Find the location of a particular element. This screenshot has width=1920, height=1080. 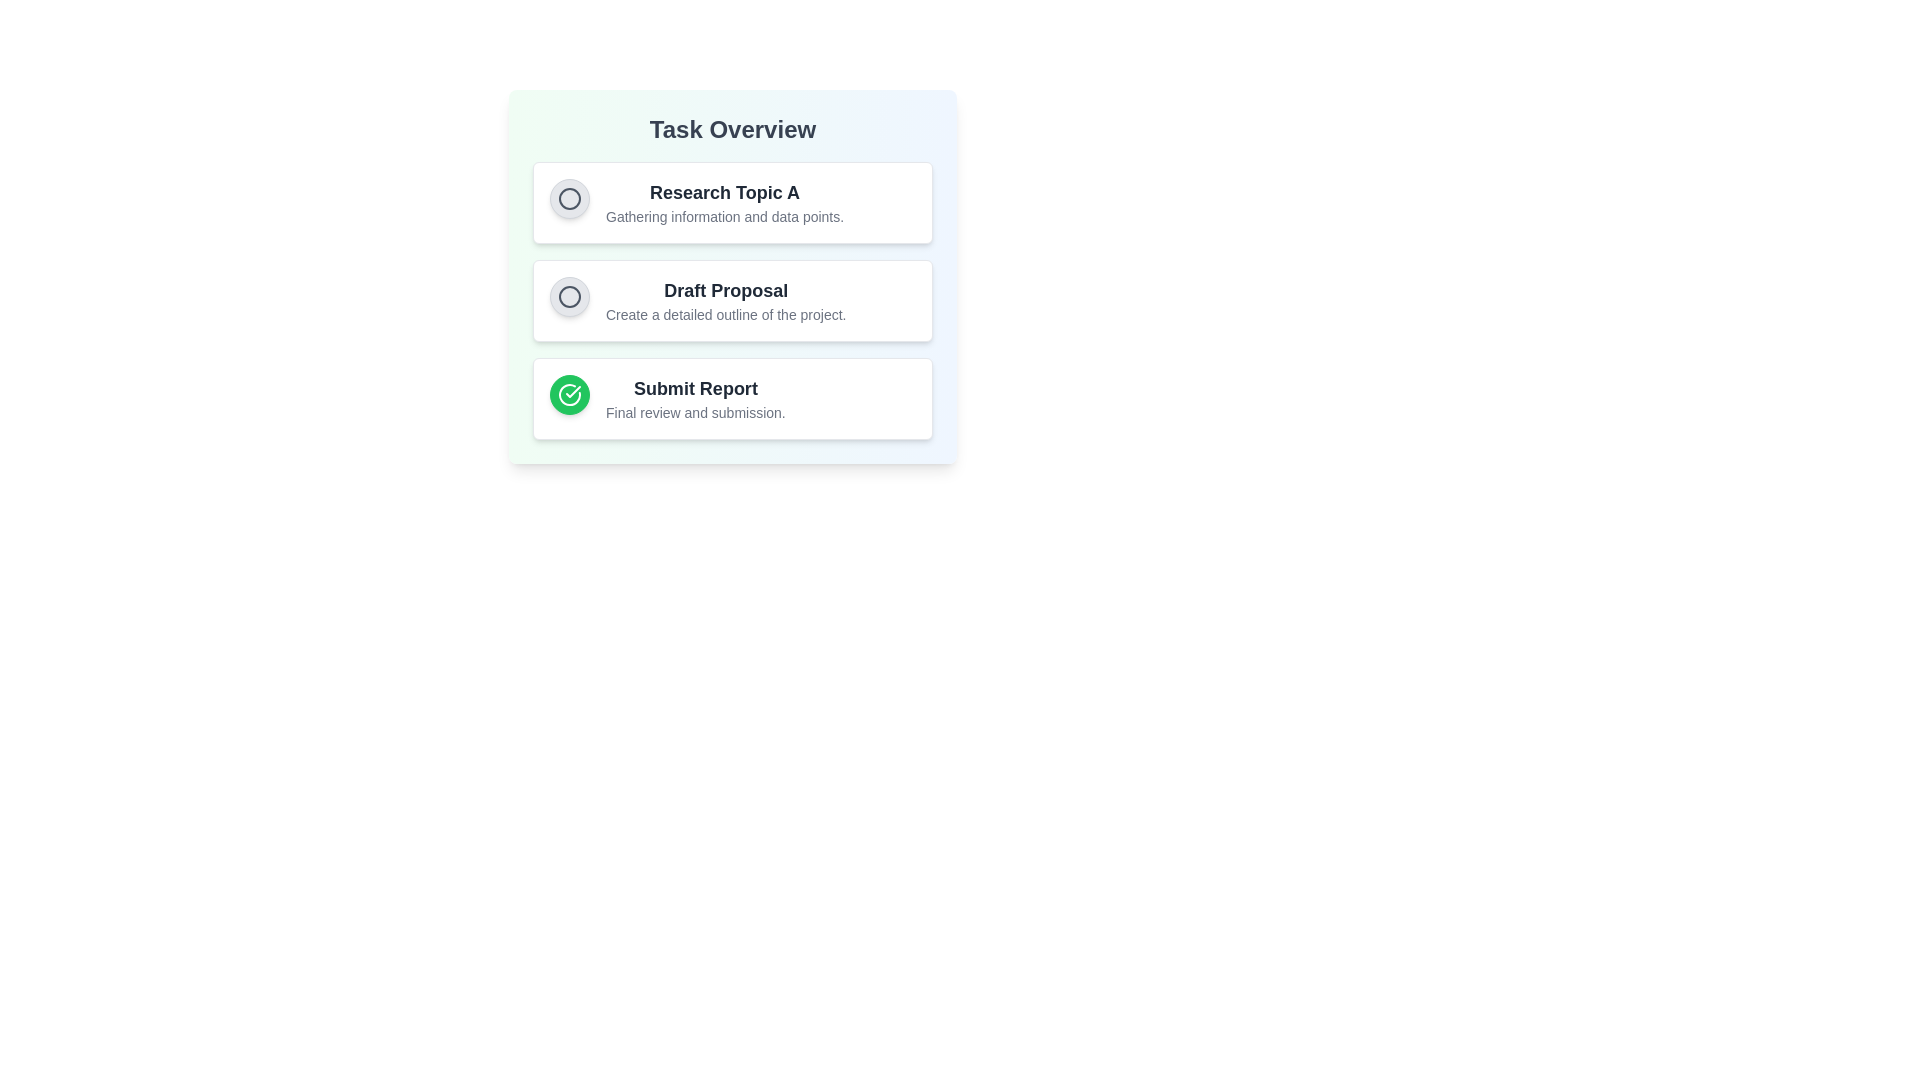

to select or interact with the task element that is the second item in a vertical list of tasks, identifiable by its bold title and description text is located at coordinates (725, 300).